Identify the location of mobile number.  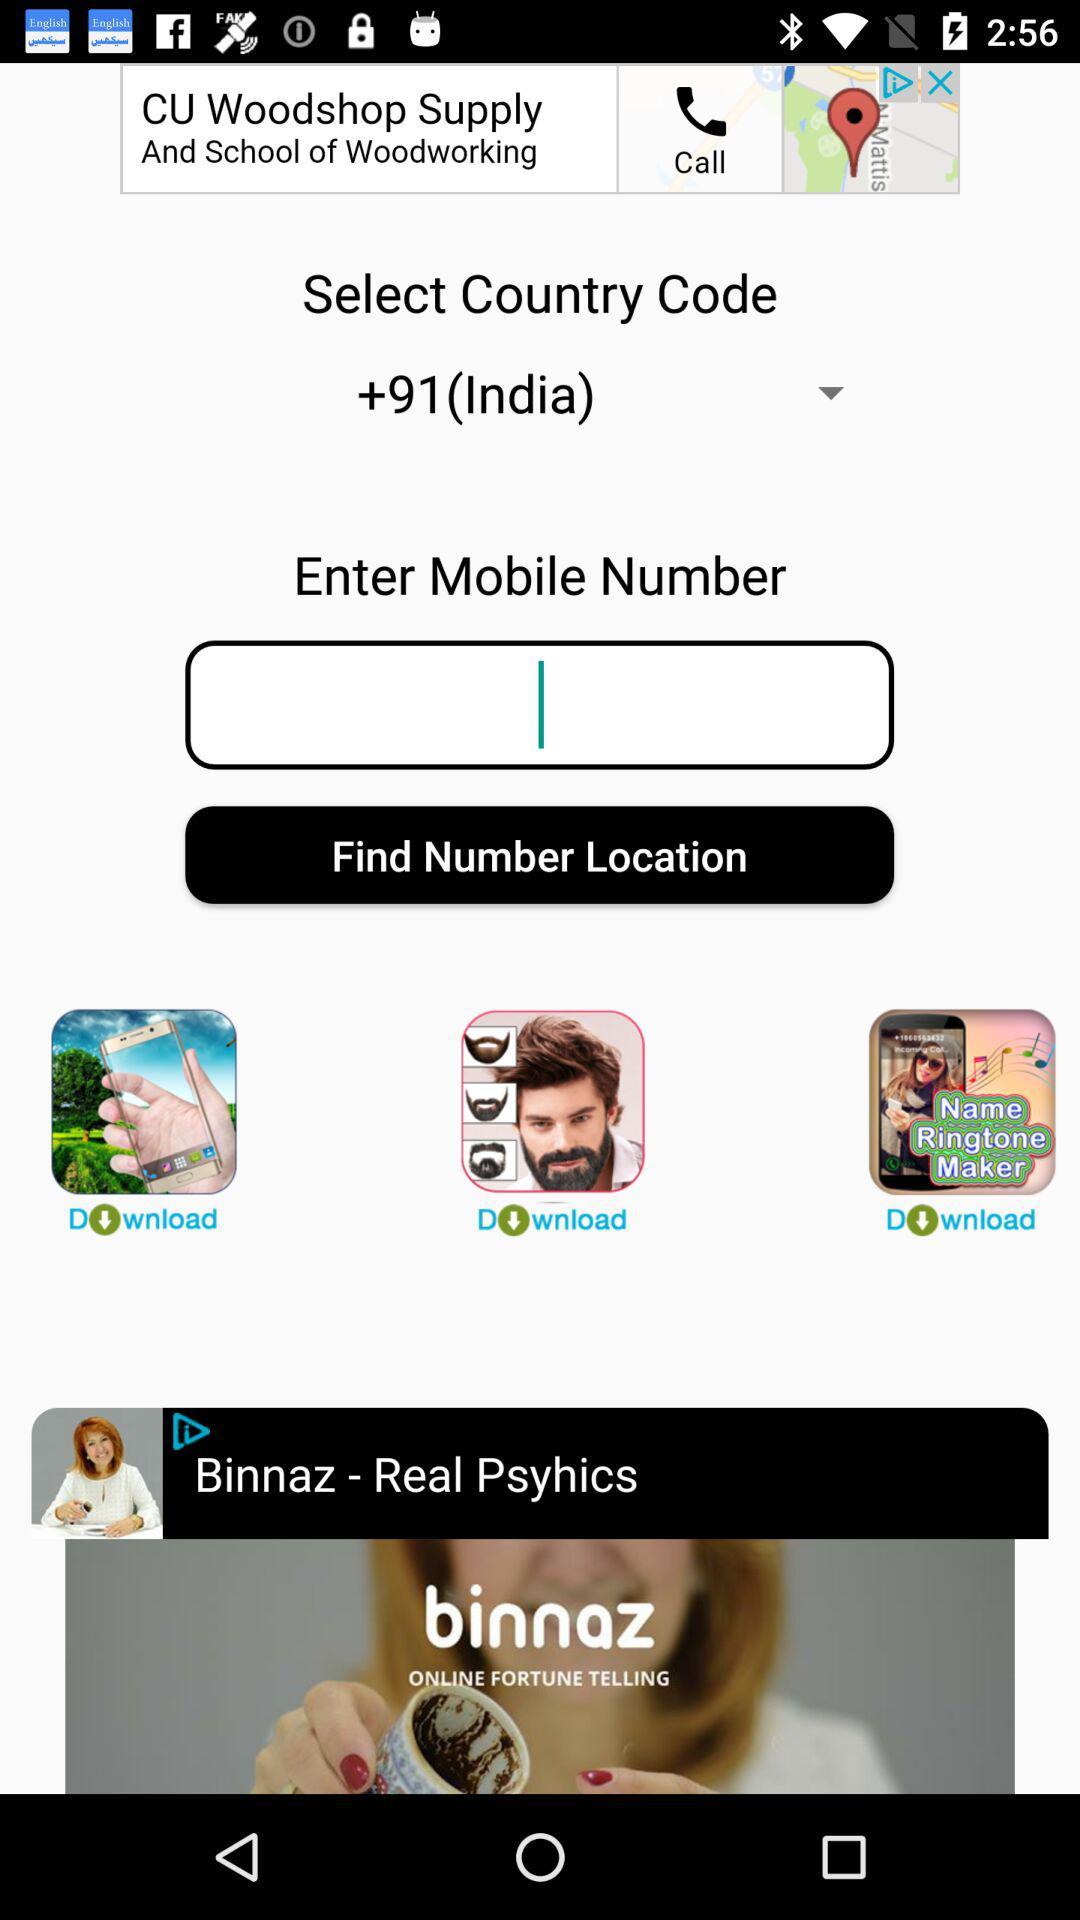
(538, 705).